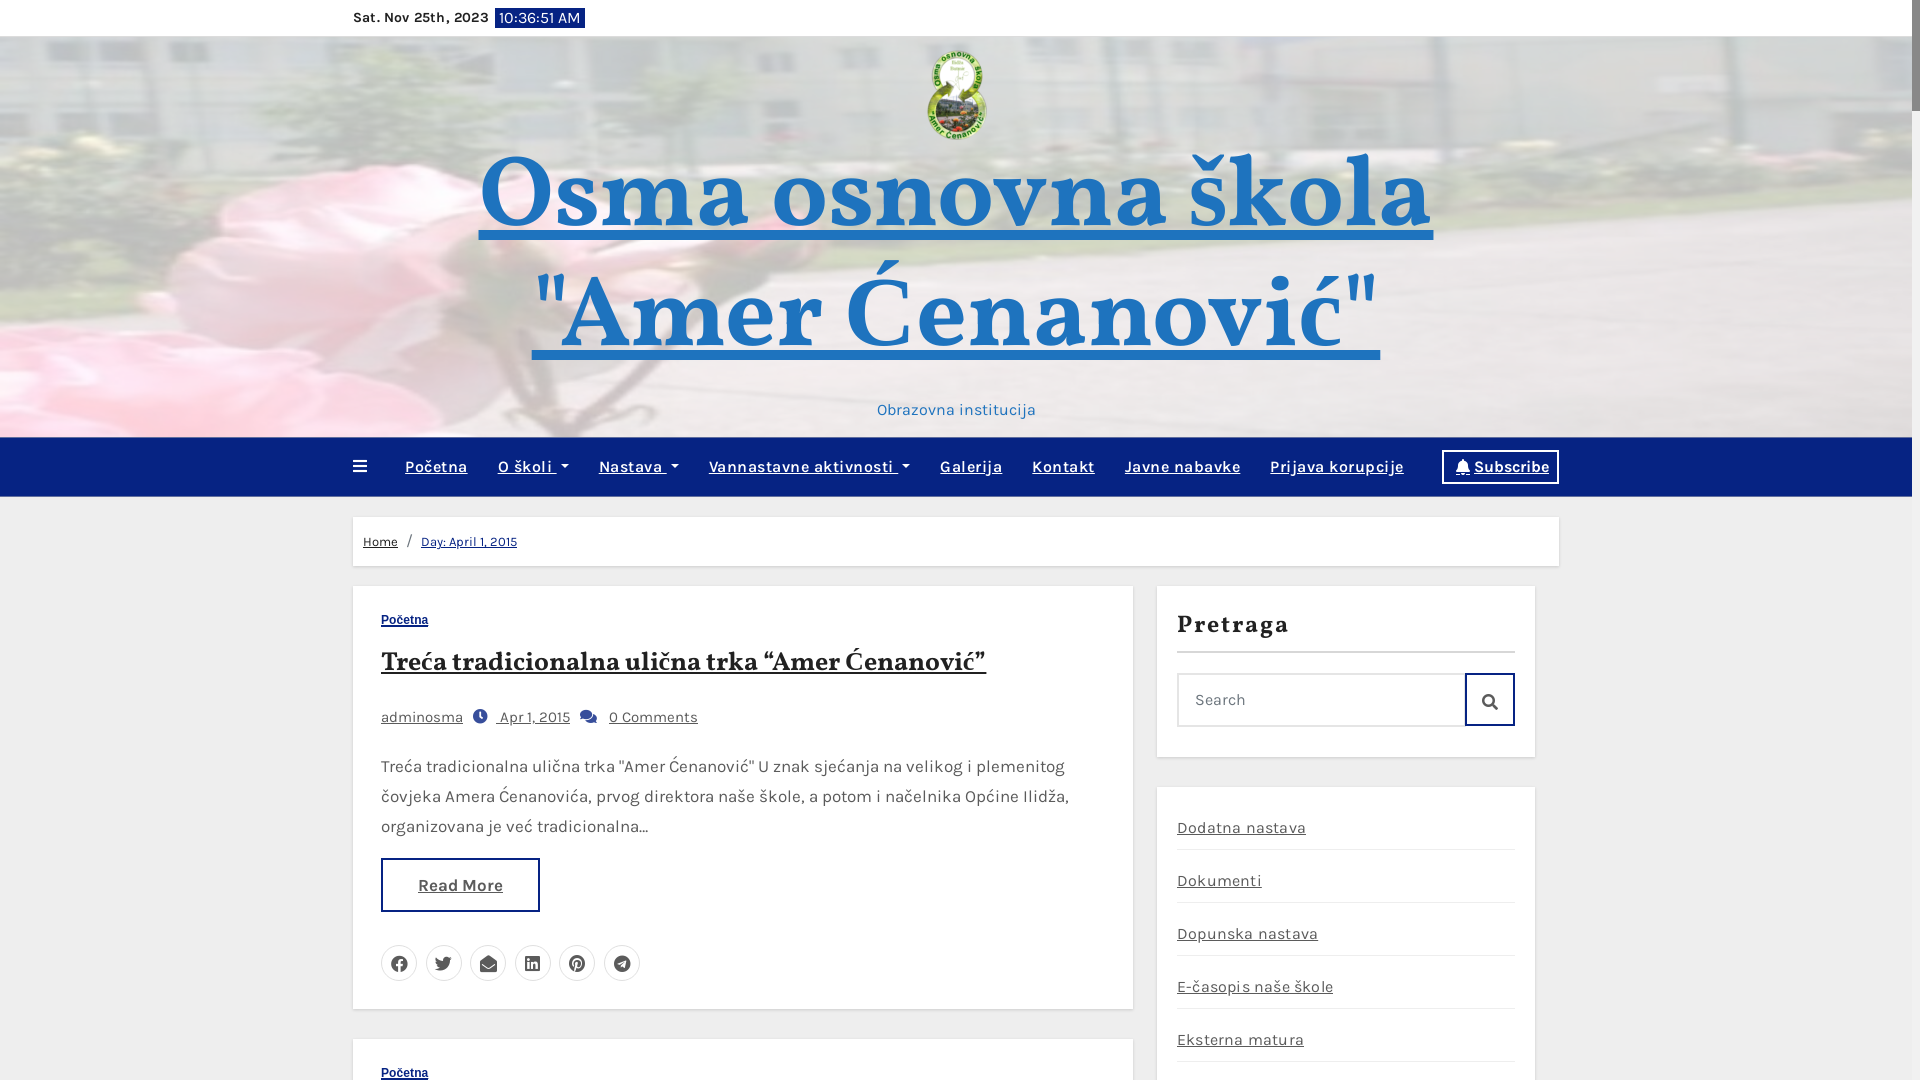  I want to click on 'Home', so click(363, 541).